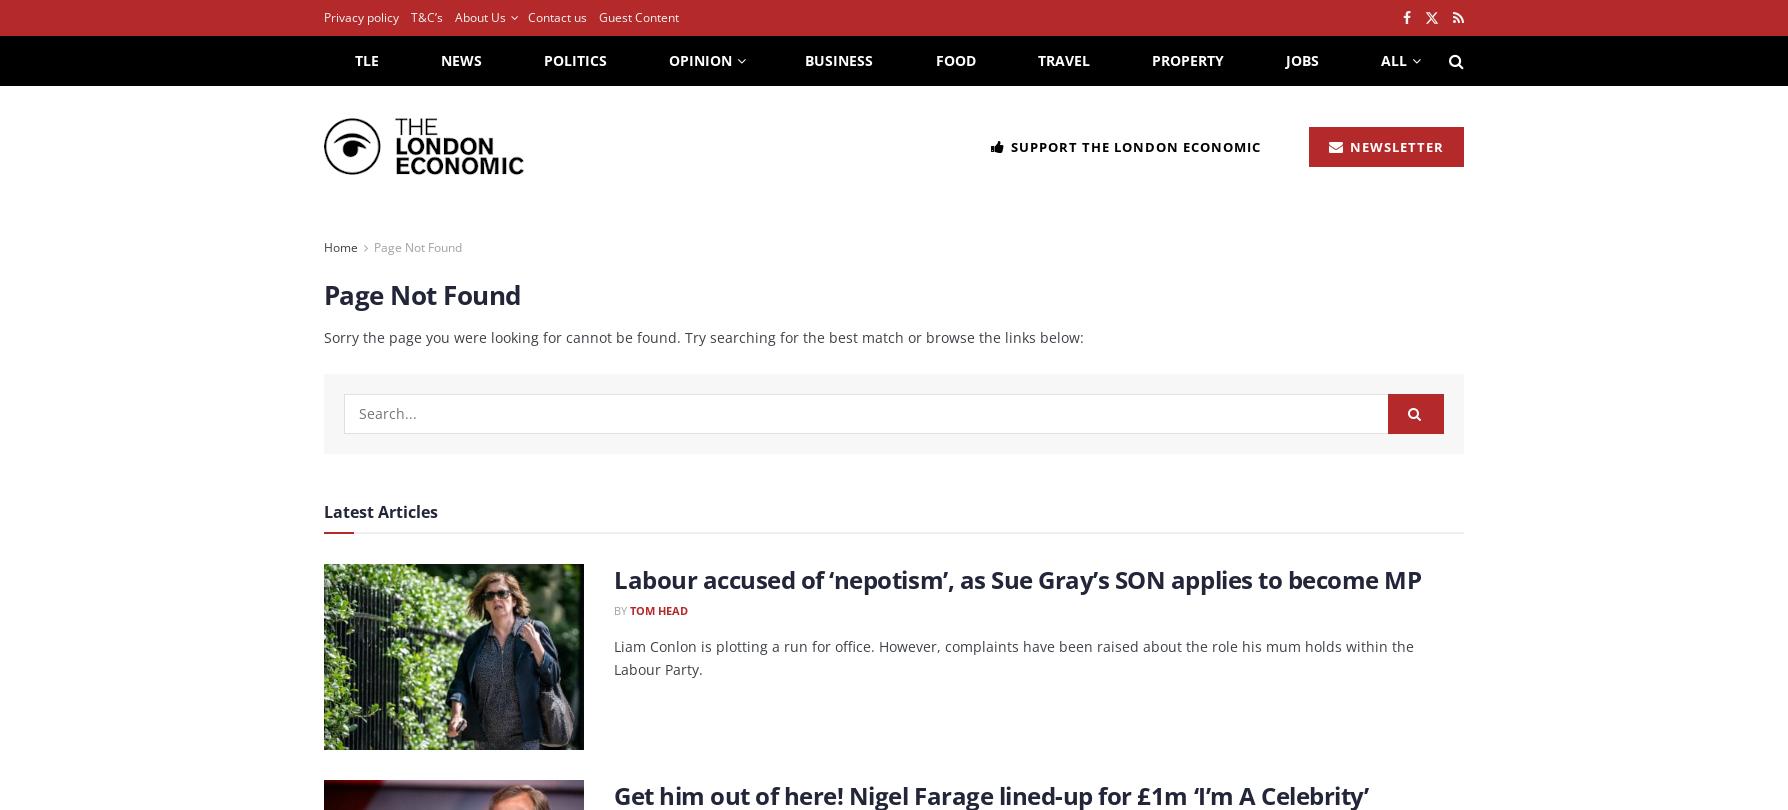  Describe the element at coordinates (1062, 60) in the screenshot. I see `'Travel'` at that location.